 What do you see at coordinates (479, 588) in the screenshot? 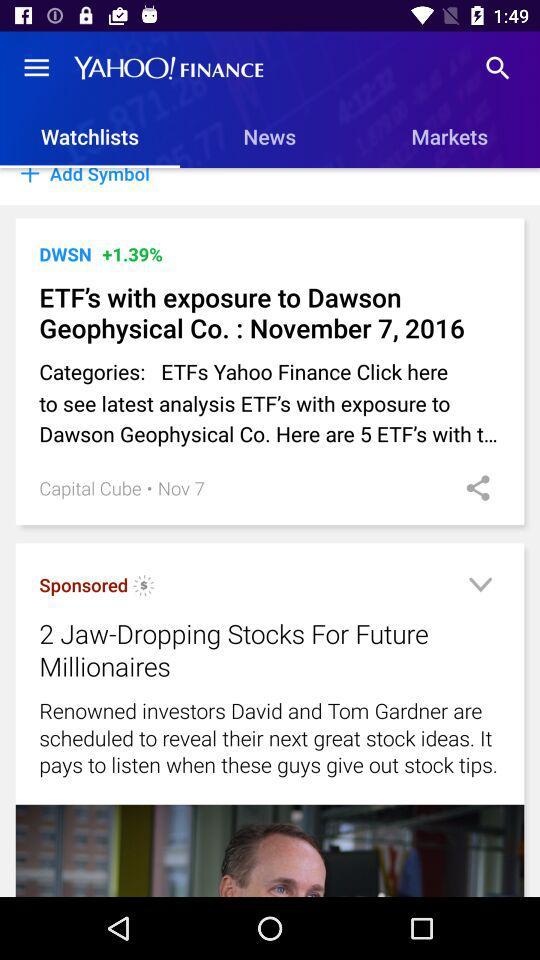
I see `show less` at bounding box center [479, 588].